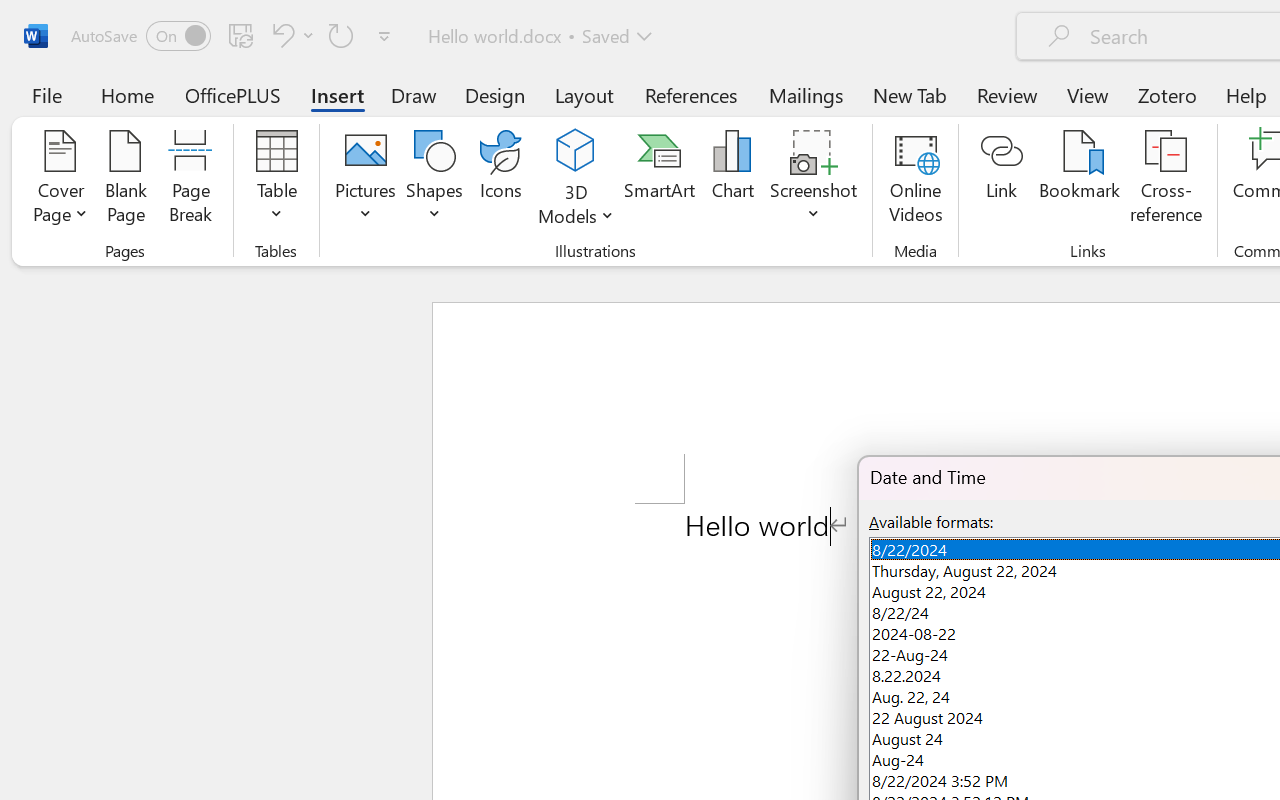 The height and width of the screenshot is (800, 1280). Describe the element at coordinates (583, 94) in the screenshot. I see `'Layout'` at that location.